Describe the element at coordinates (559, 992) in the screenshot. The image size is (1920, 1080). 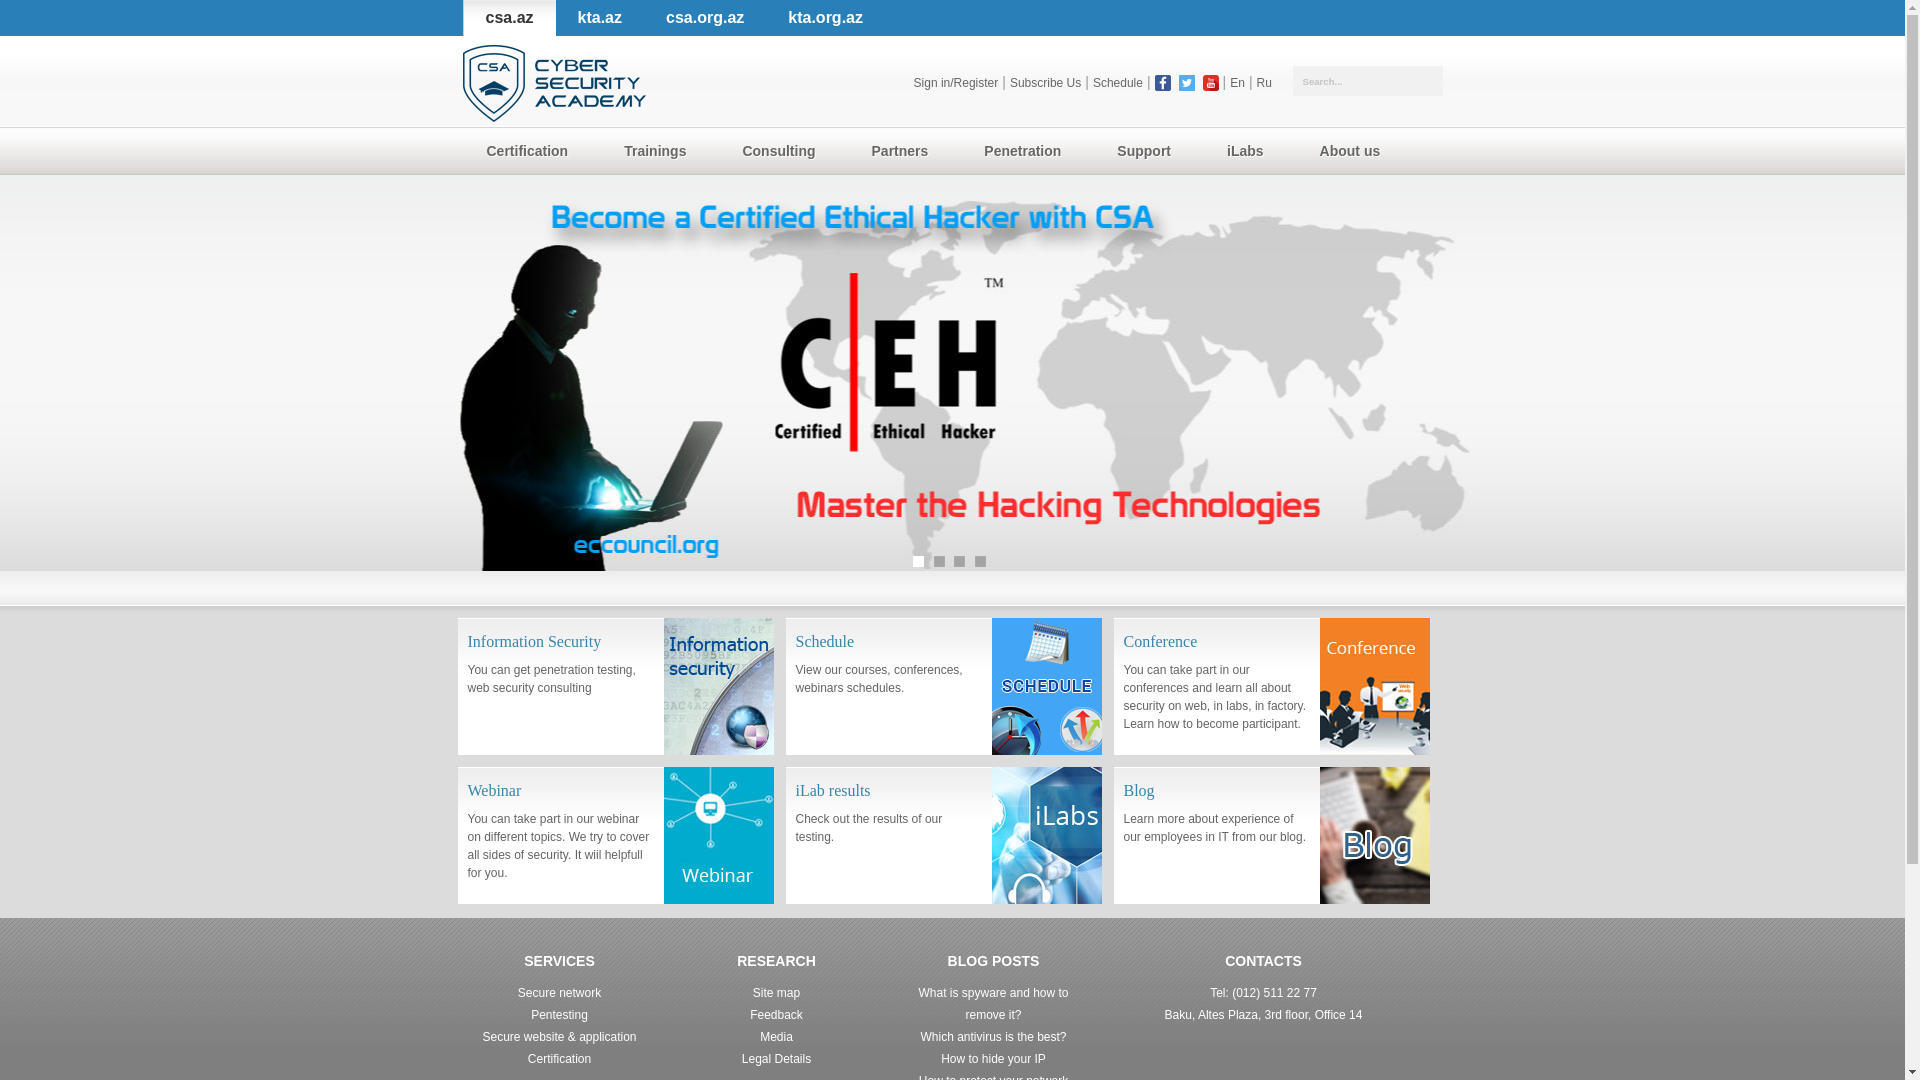
I see `'Secure network'` at that location.